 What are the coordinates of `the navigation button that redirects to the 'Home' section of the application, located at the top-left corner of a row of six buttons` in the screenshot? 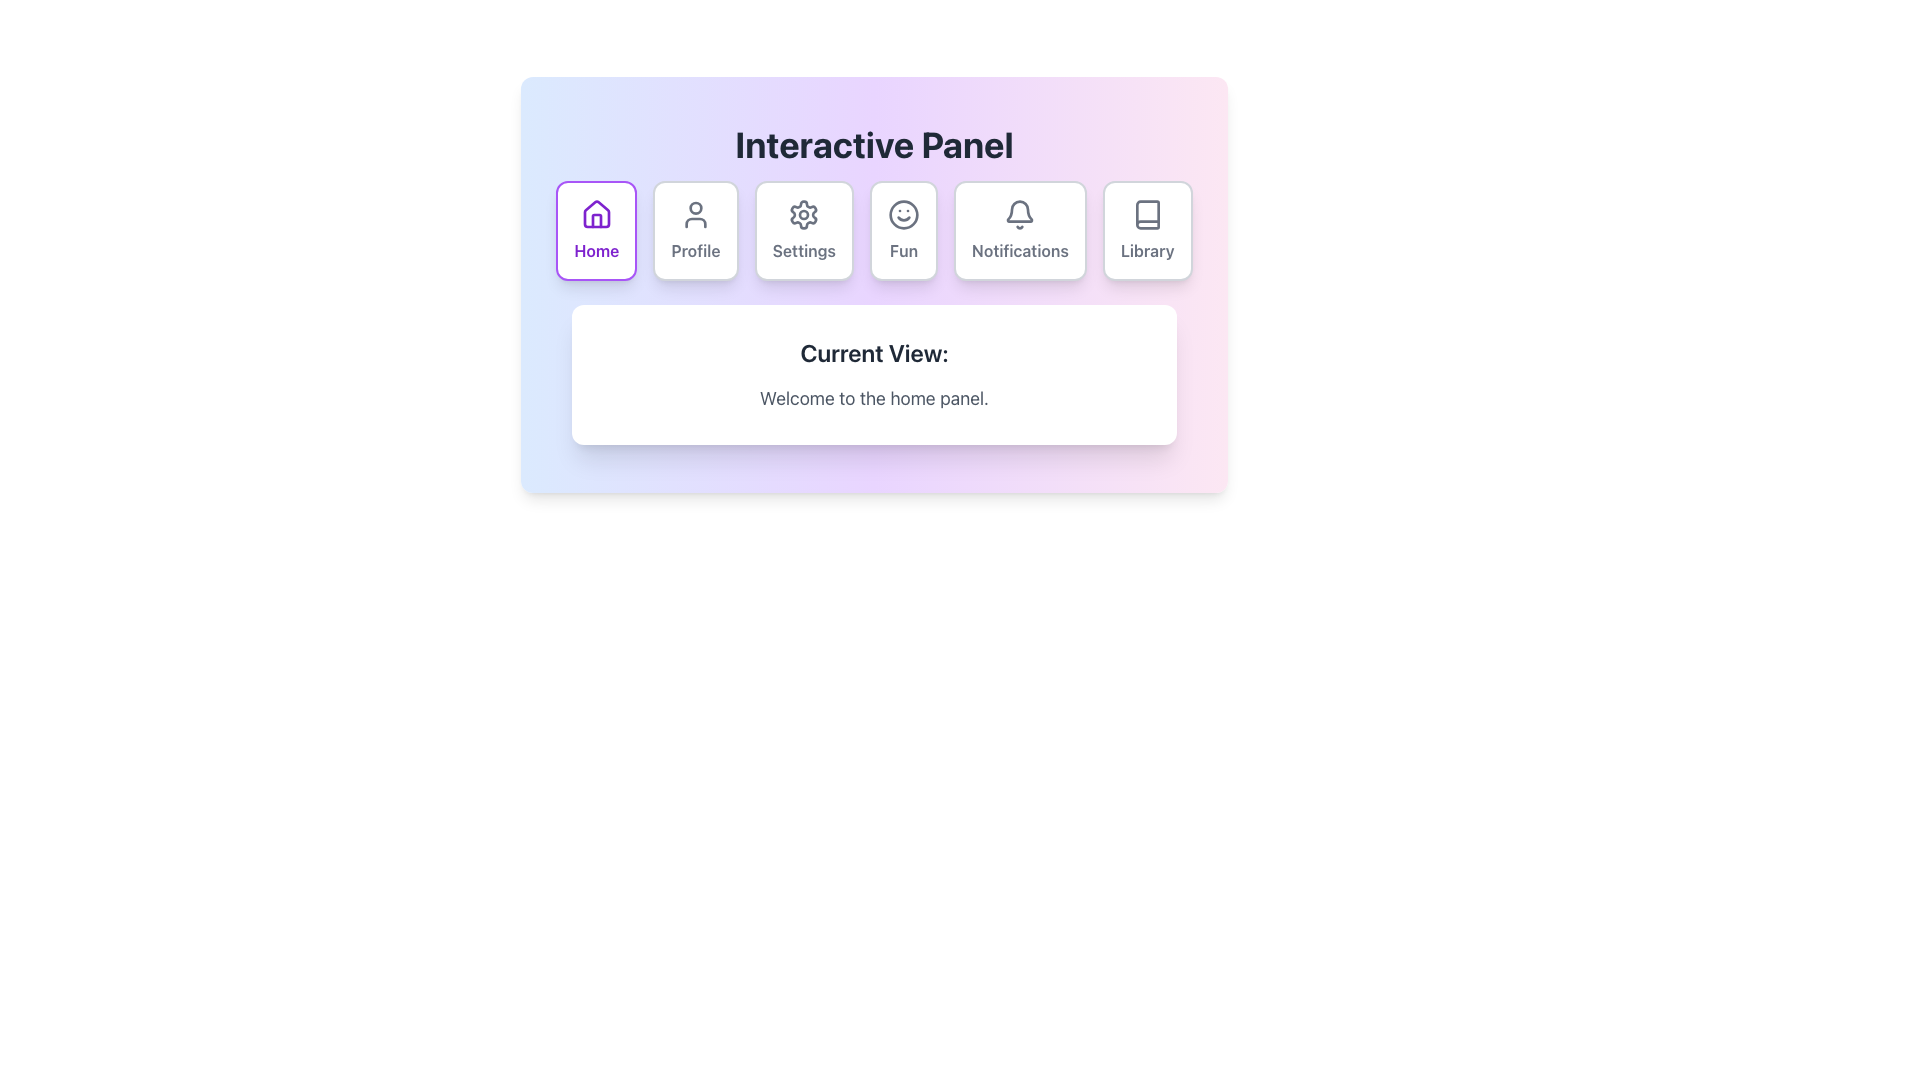 It's located at (595, 230).